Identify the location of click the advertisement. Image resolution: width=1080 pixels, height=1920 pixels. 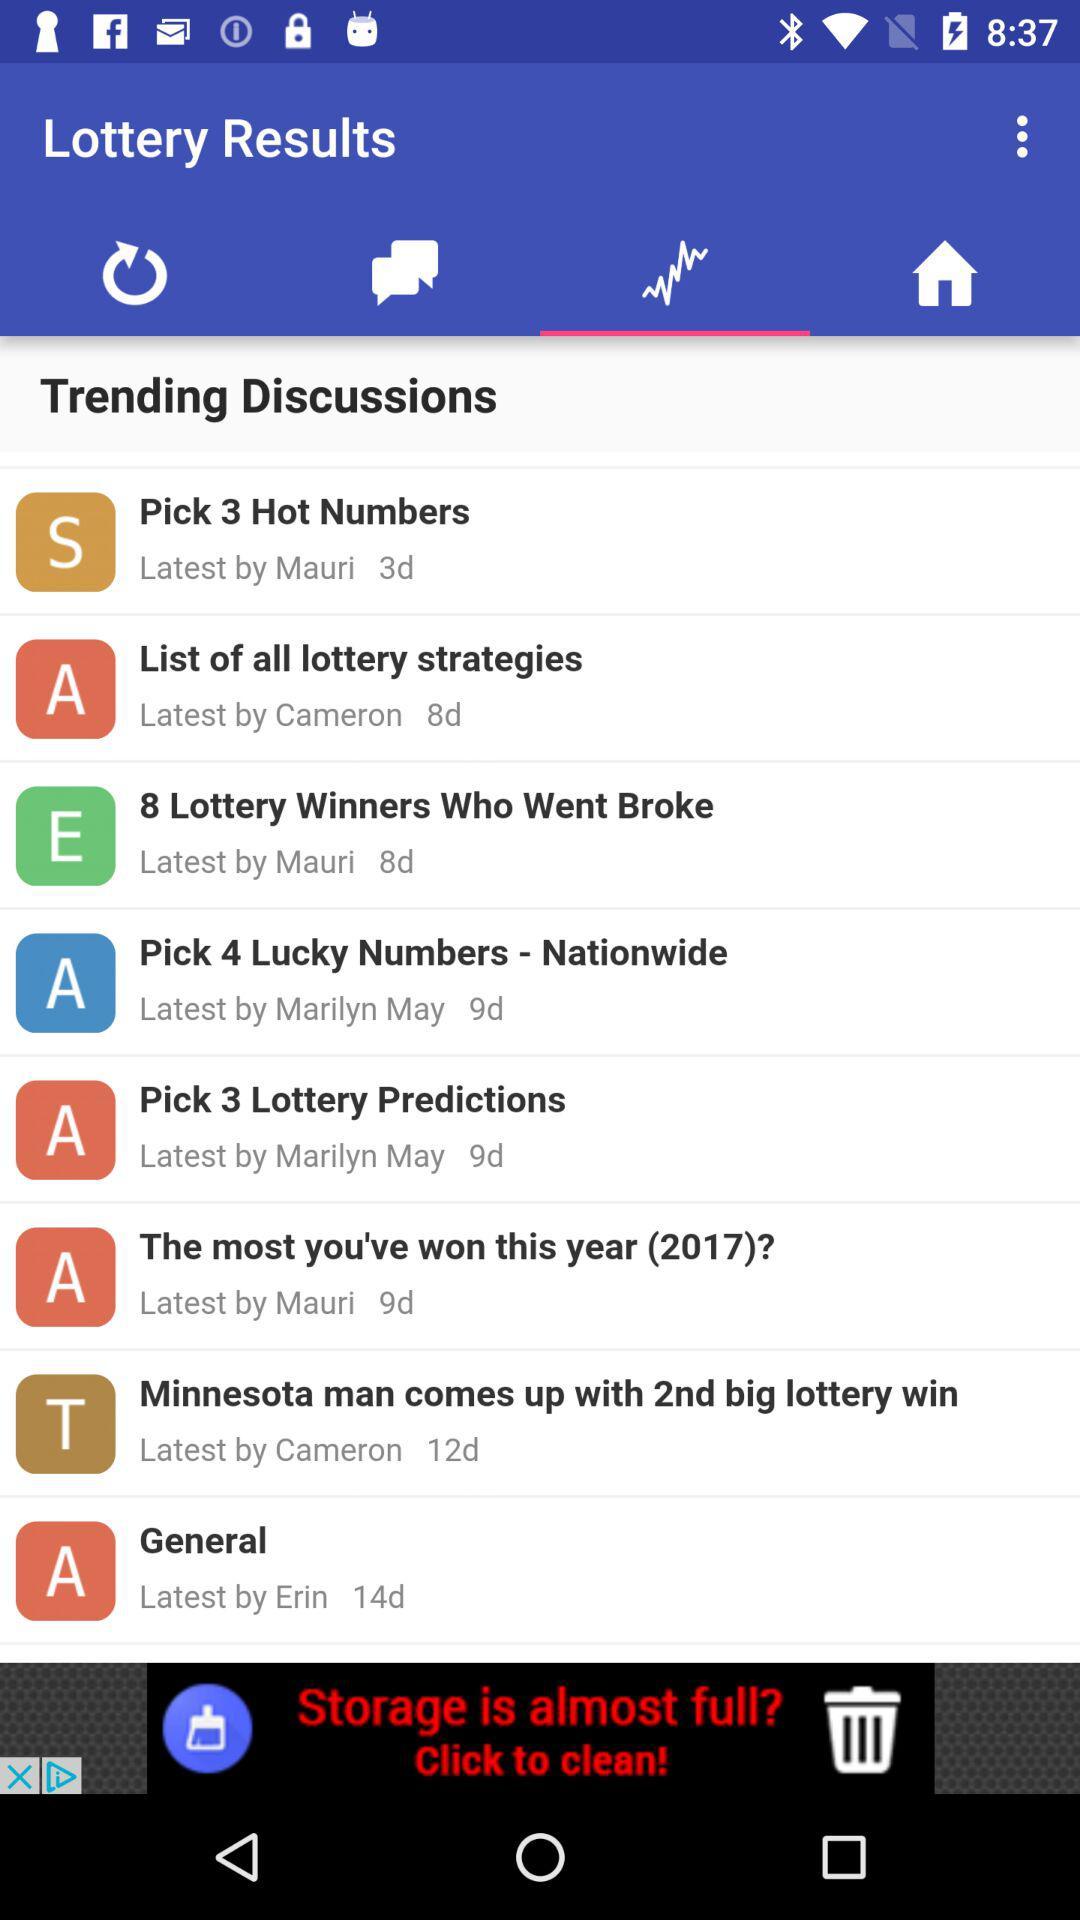
(540, 1727).